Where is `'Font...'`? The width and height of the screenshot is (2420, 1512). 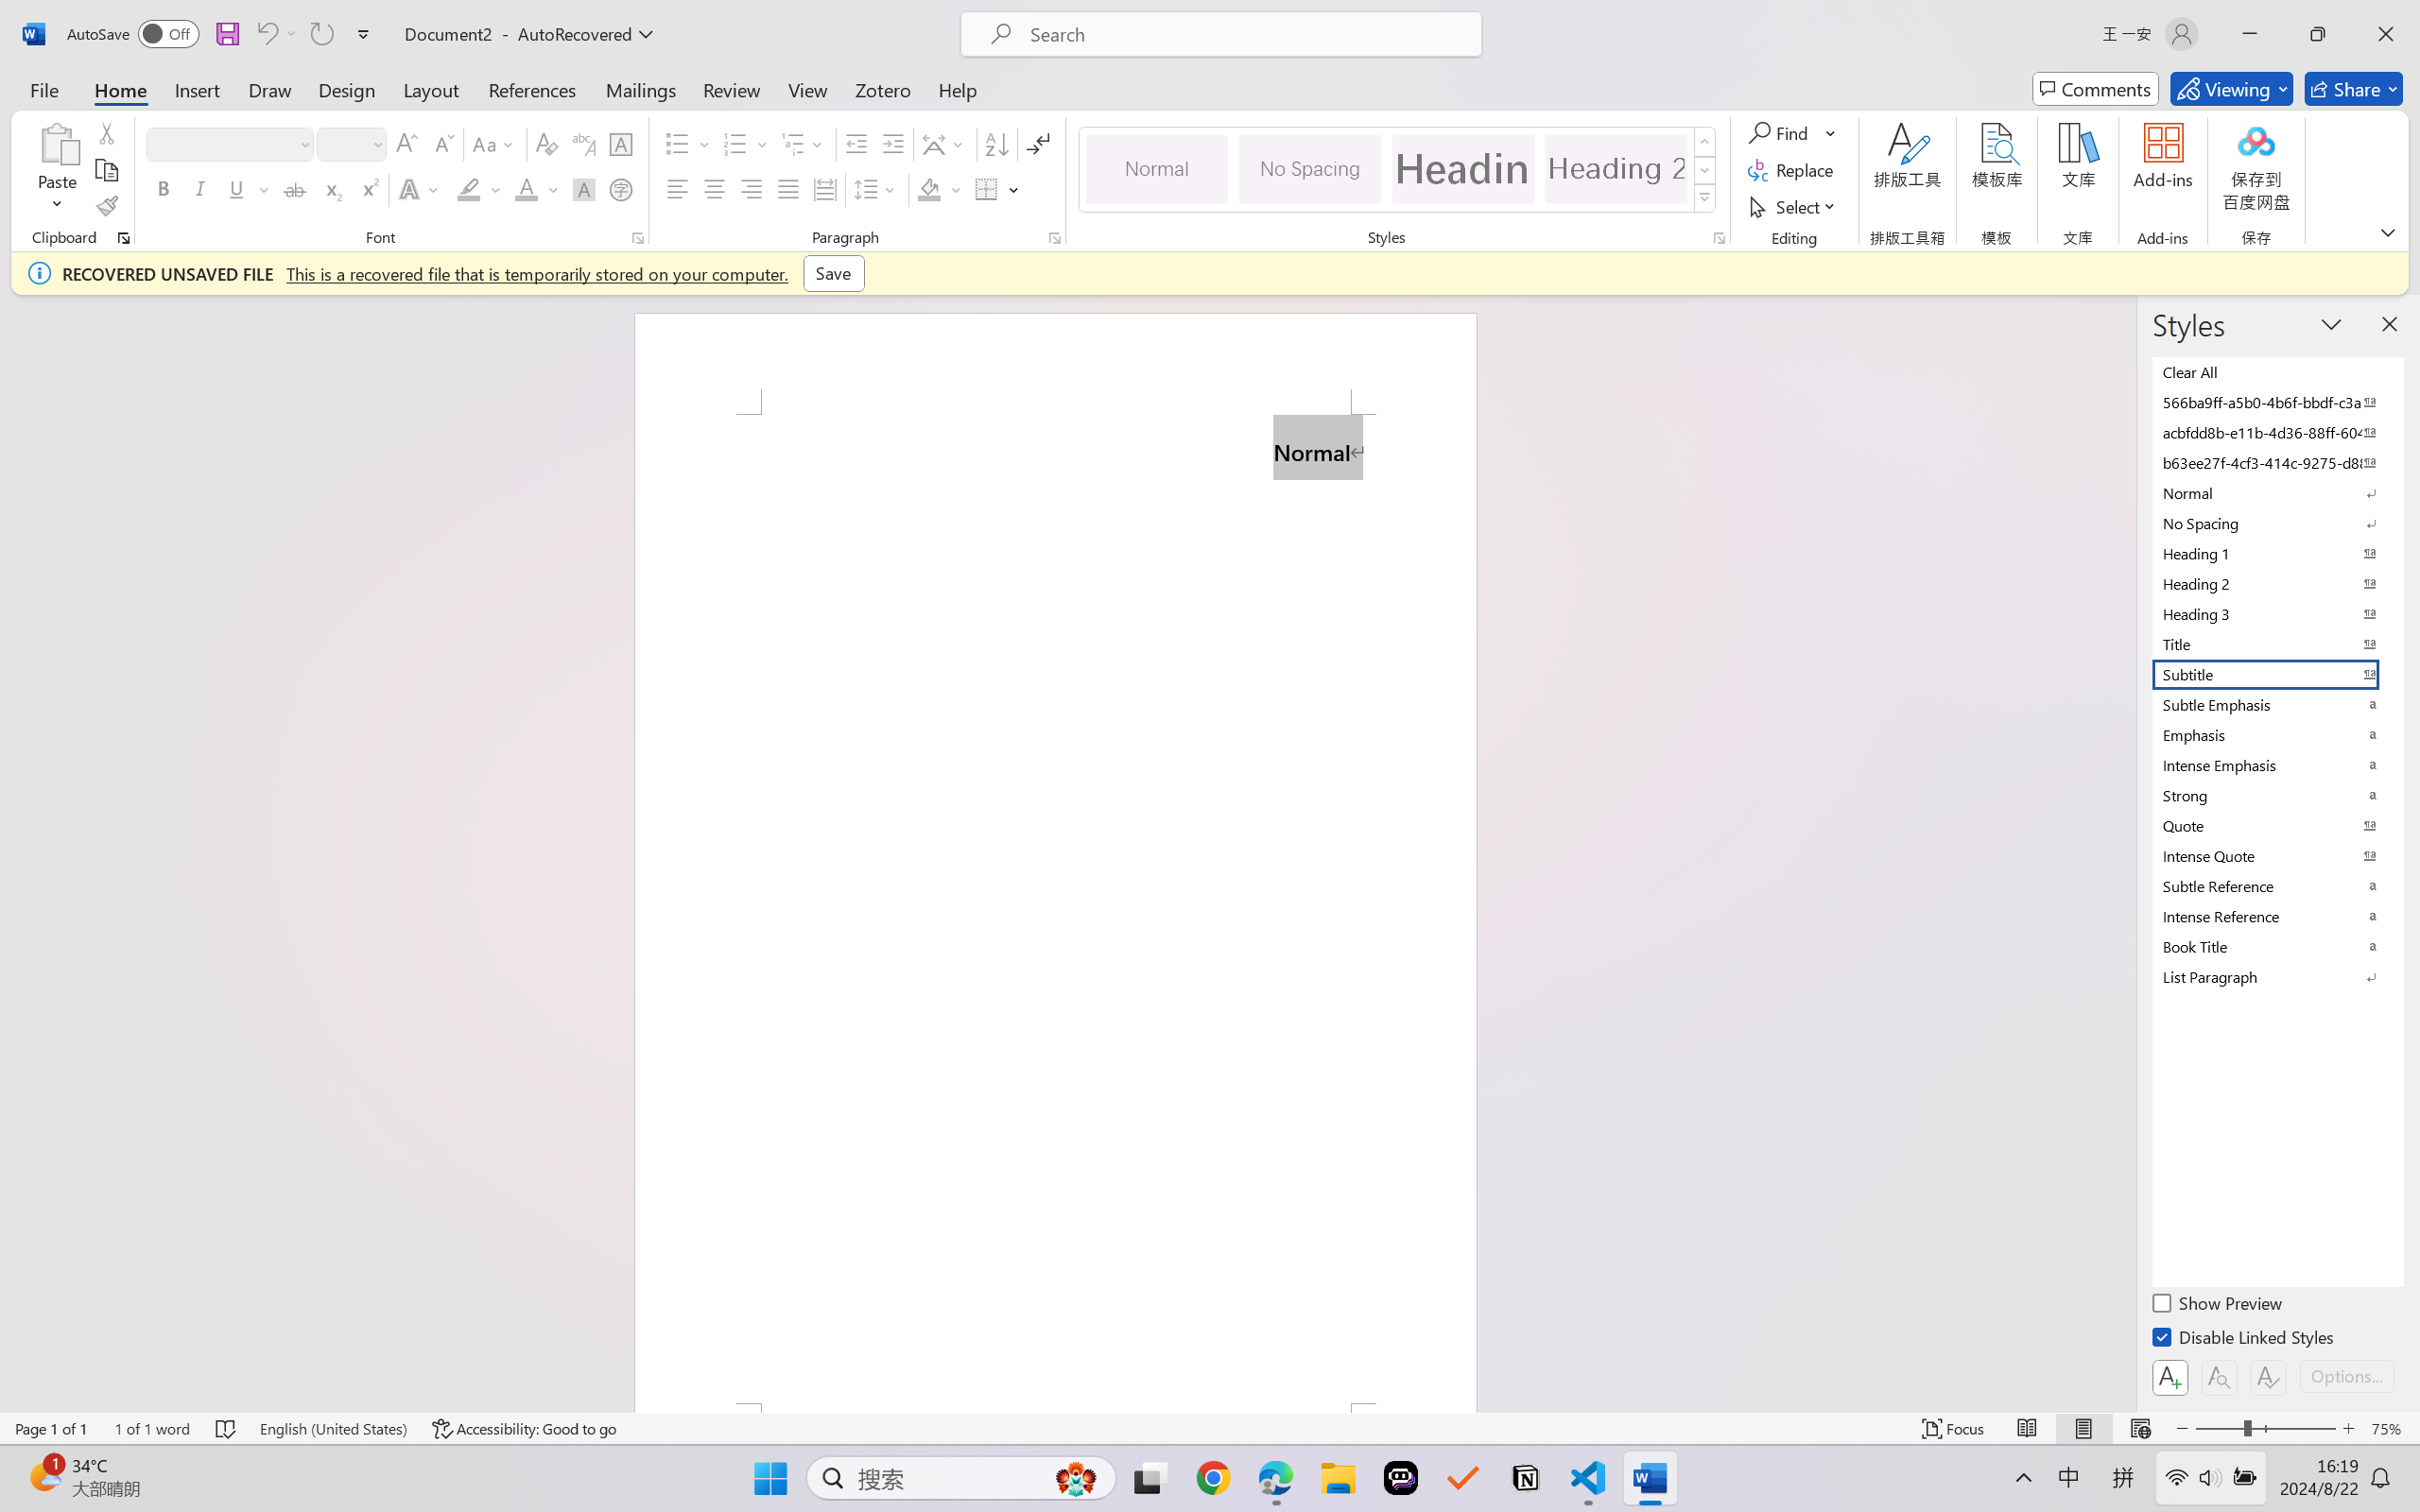 'Font...' is located at coordinates (637, 237).